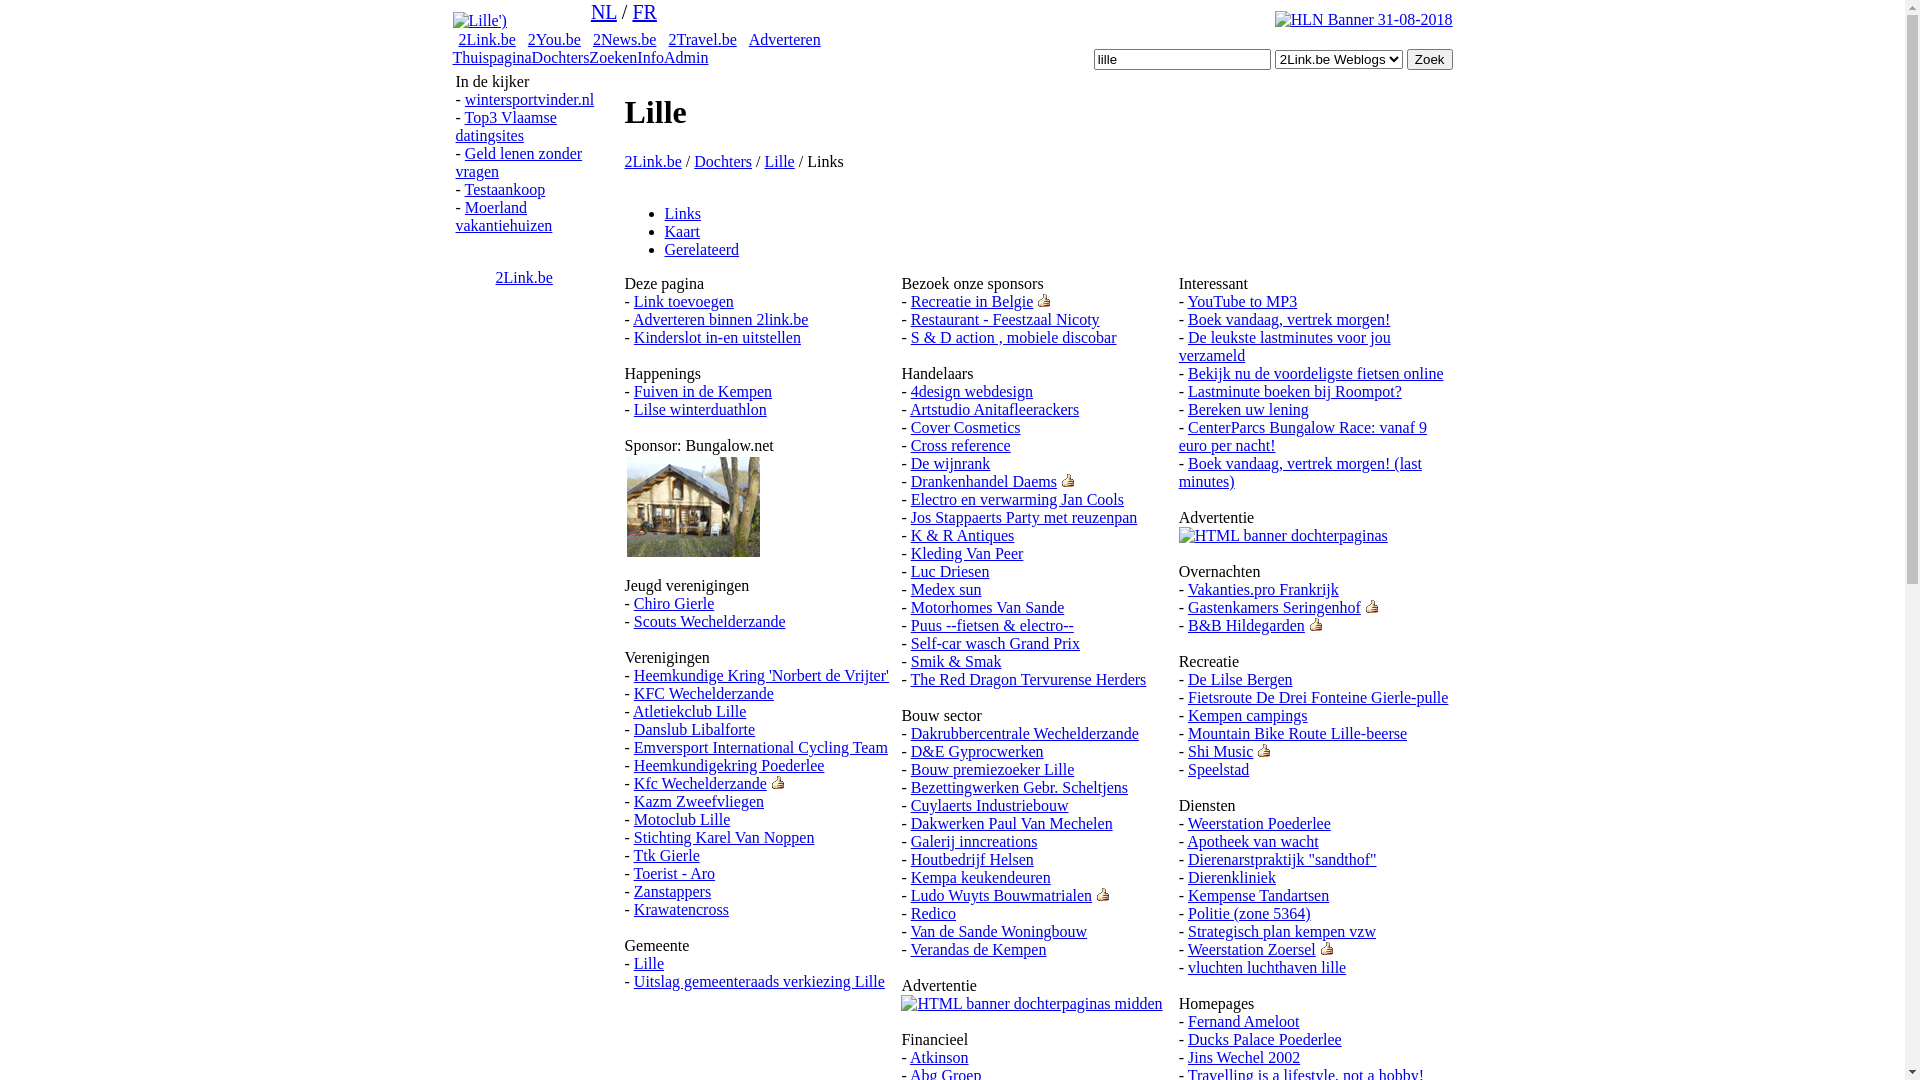 Image resolution: width=1920 pixels, height=1080 pixels. Describe the element at coordinates (603, 11) in the screenshot. I see `'NL'` at that location.